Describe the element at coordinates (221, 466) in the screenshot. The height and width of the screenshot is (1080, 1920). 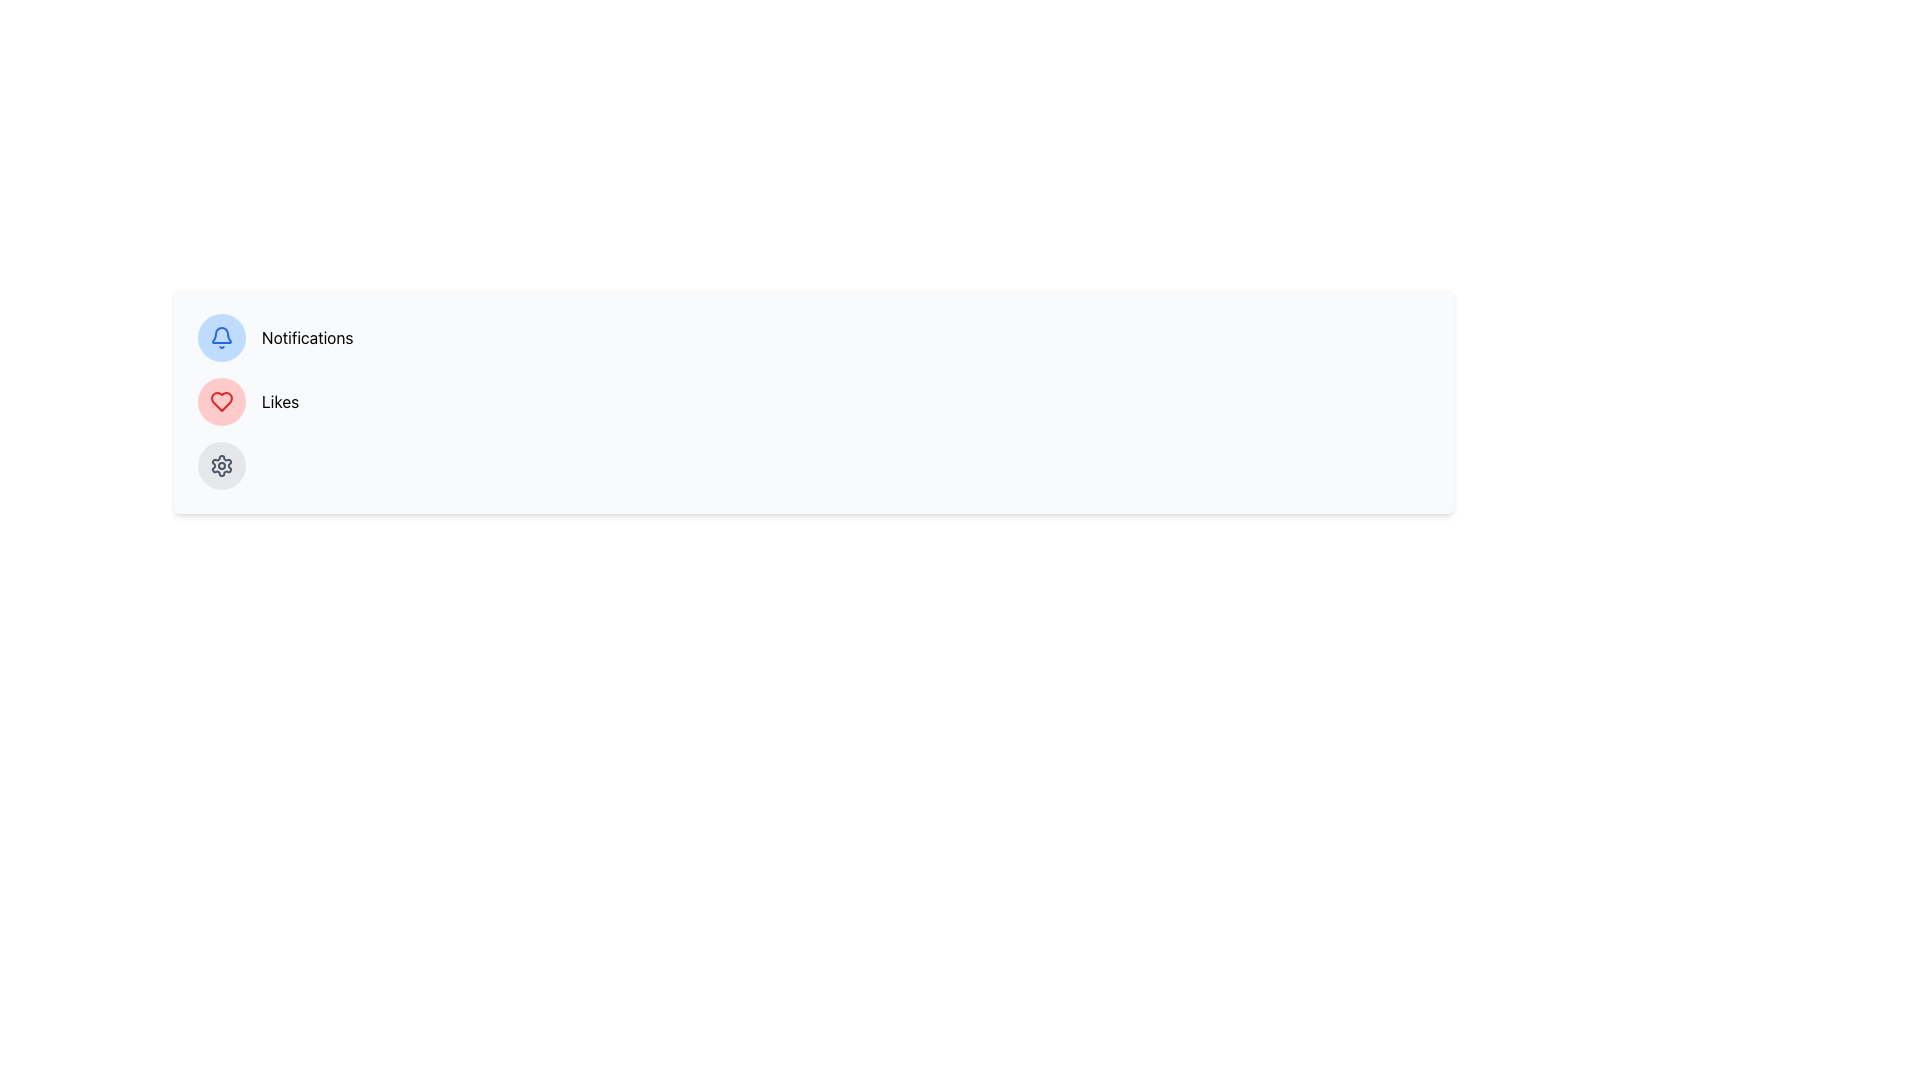
I see `the interactive settings button, which is the third option` at that location.